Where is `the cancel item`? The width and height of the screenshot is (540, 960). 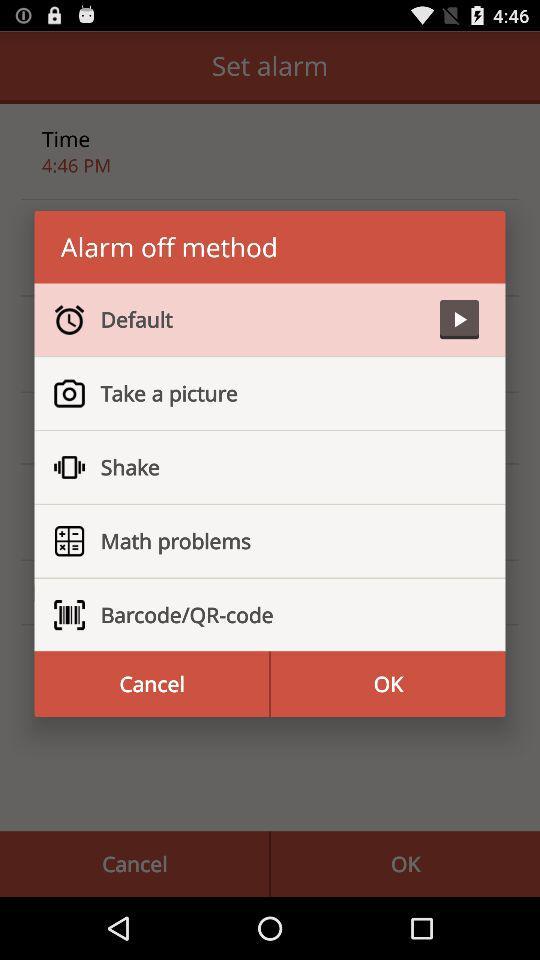
the cancel item is located at coordinates (150, 684).